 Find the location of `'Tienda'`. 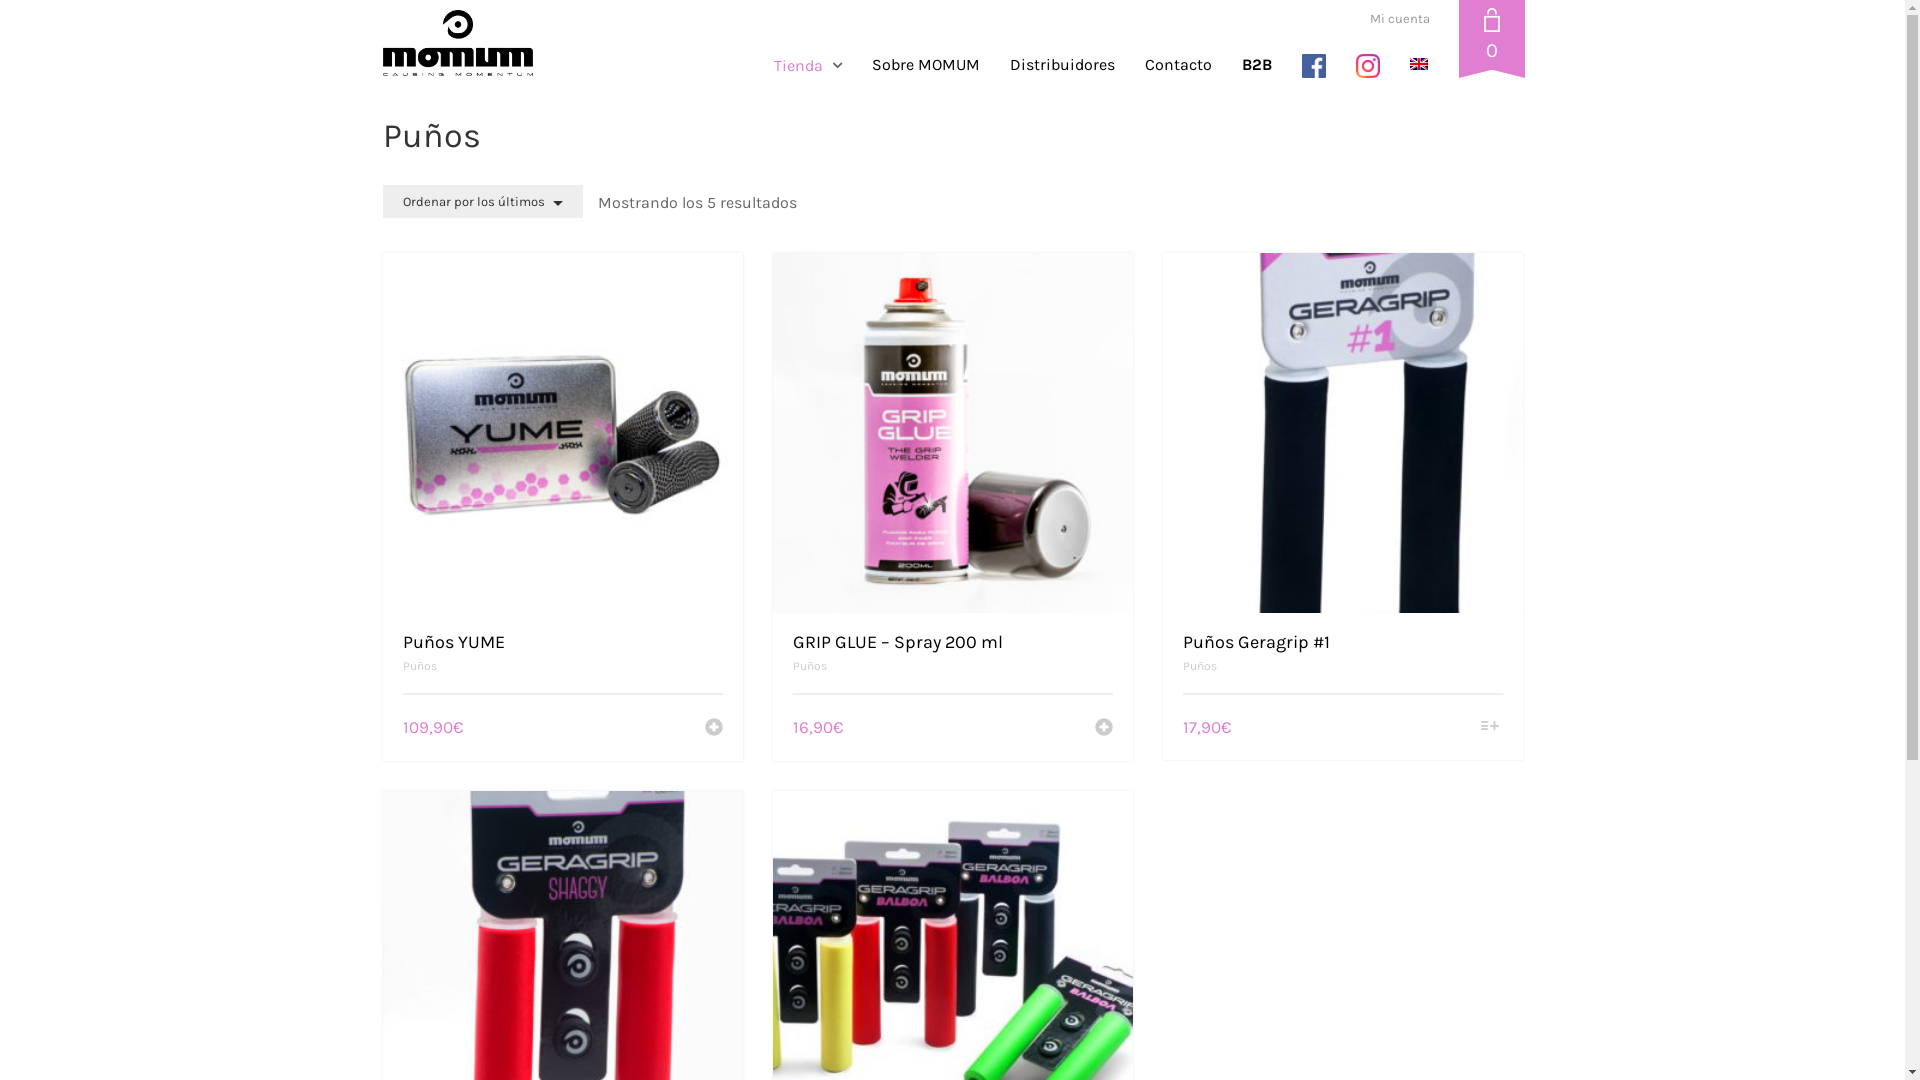

'Tienda' is located at coordinates (815, 64).